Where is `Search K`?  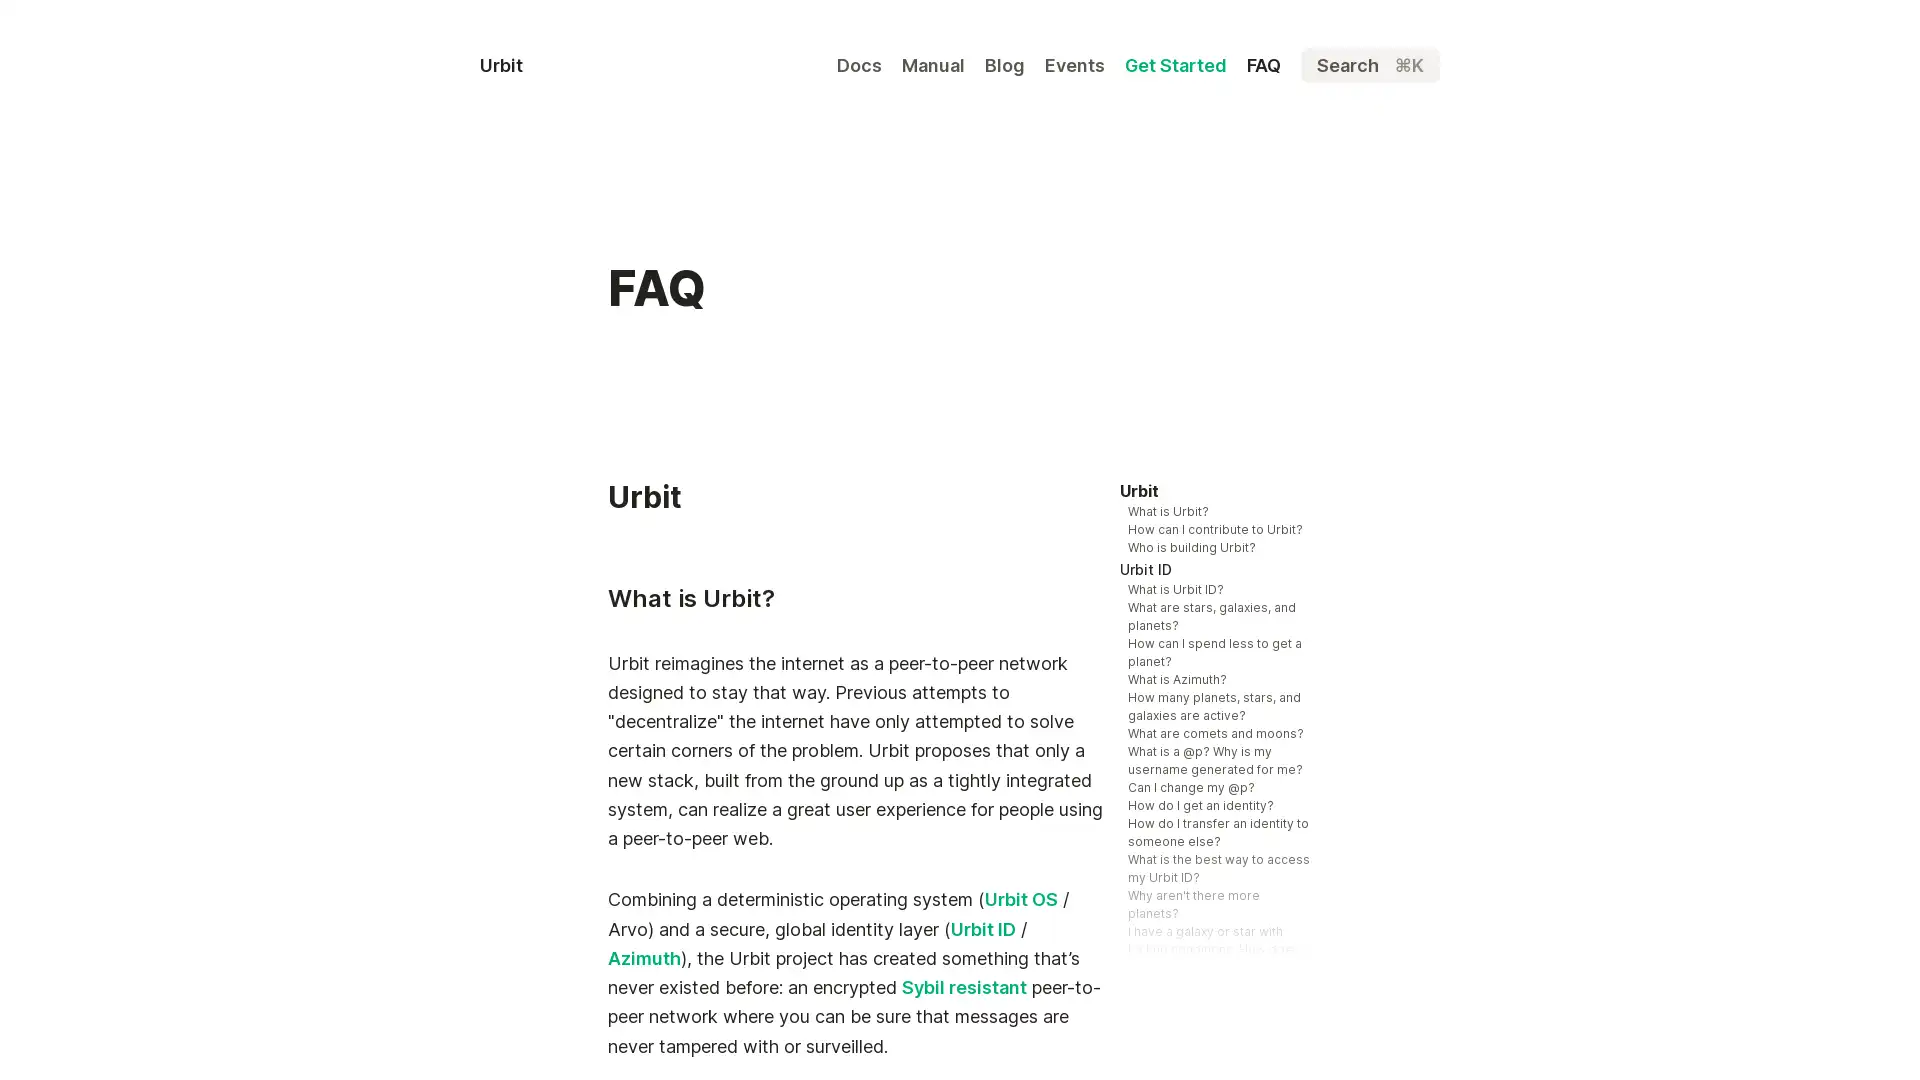 Search K is located at coordinates (1369, 64).